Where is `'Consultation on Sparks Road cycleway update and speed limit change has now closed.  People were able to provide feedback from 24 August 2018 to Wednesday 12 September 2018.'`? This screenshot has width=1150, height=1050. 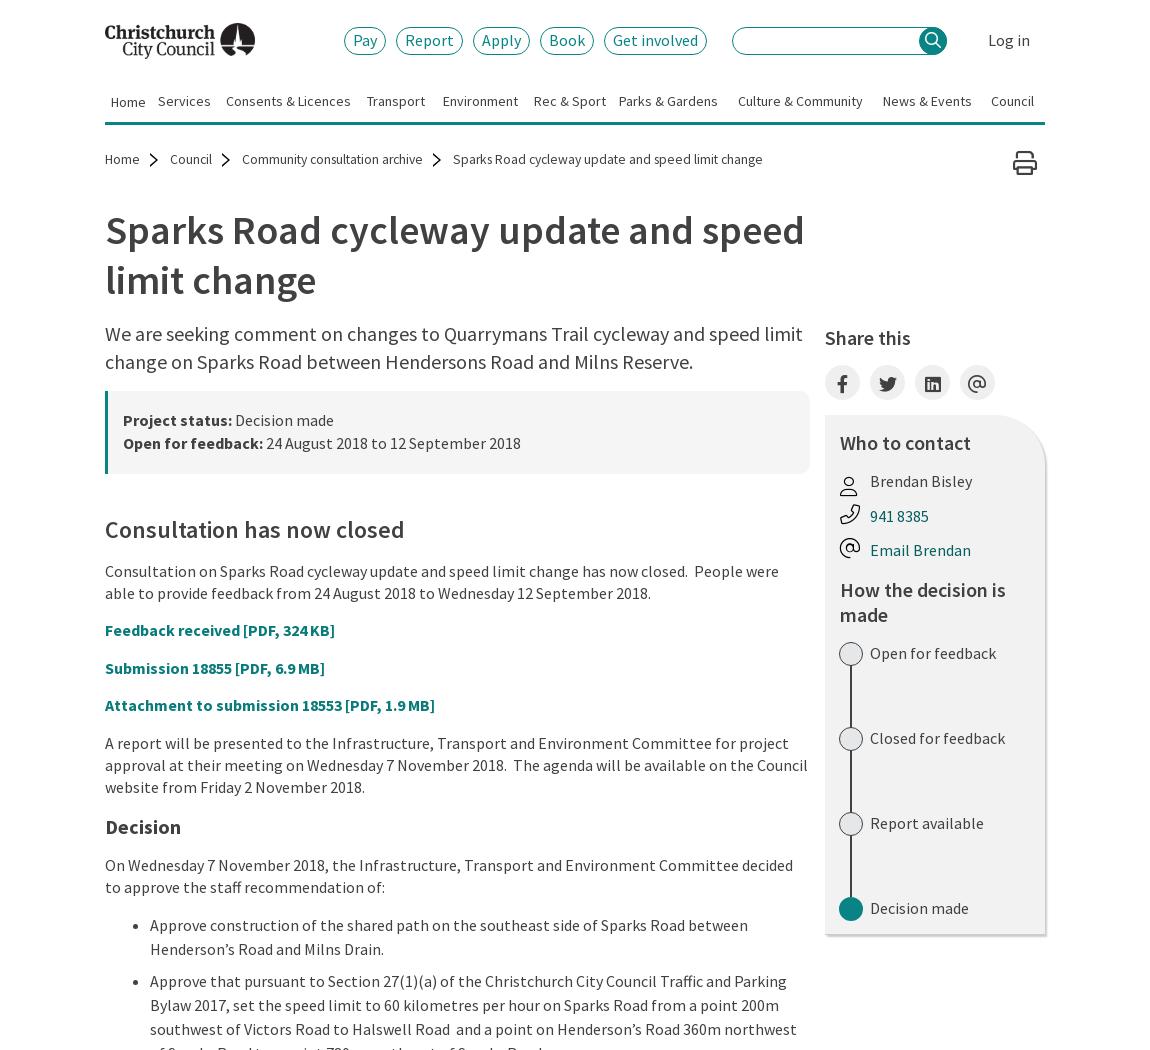 'Consultation on Sparks Road cycleway update and speed limit change has now closed.  People were able to provide feedback from 24 August 2018 to Wednesday 12 September 2018.' is located at coordinates (441, 579).